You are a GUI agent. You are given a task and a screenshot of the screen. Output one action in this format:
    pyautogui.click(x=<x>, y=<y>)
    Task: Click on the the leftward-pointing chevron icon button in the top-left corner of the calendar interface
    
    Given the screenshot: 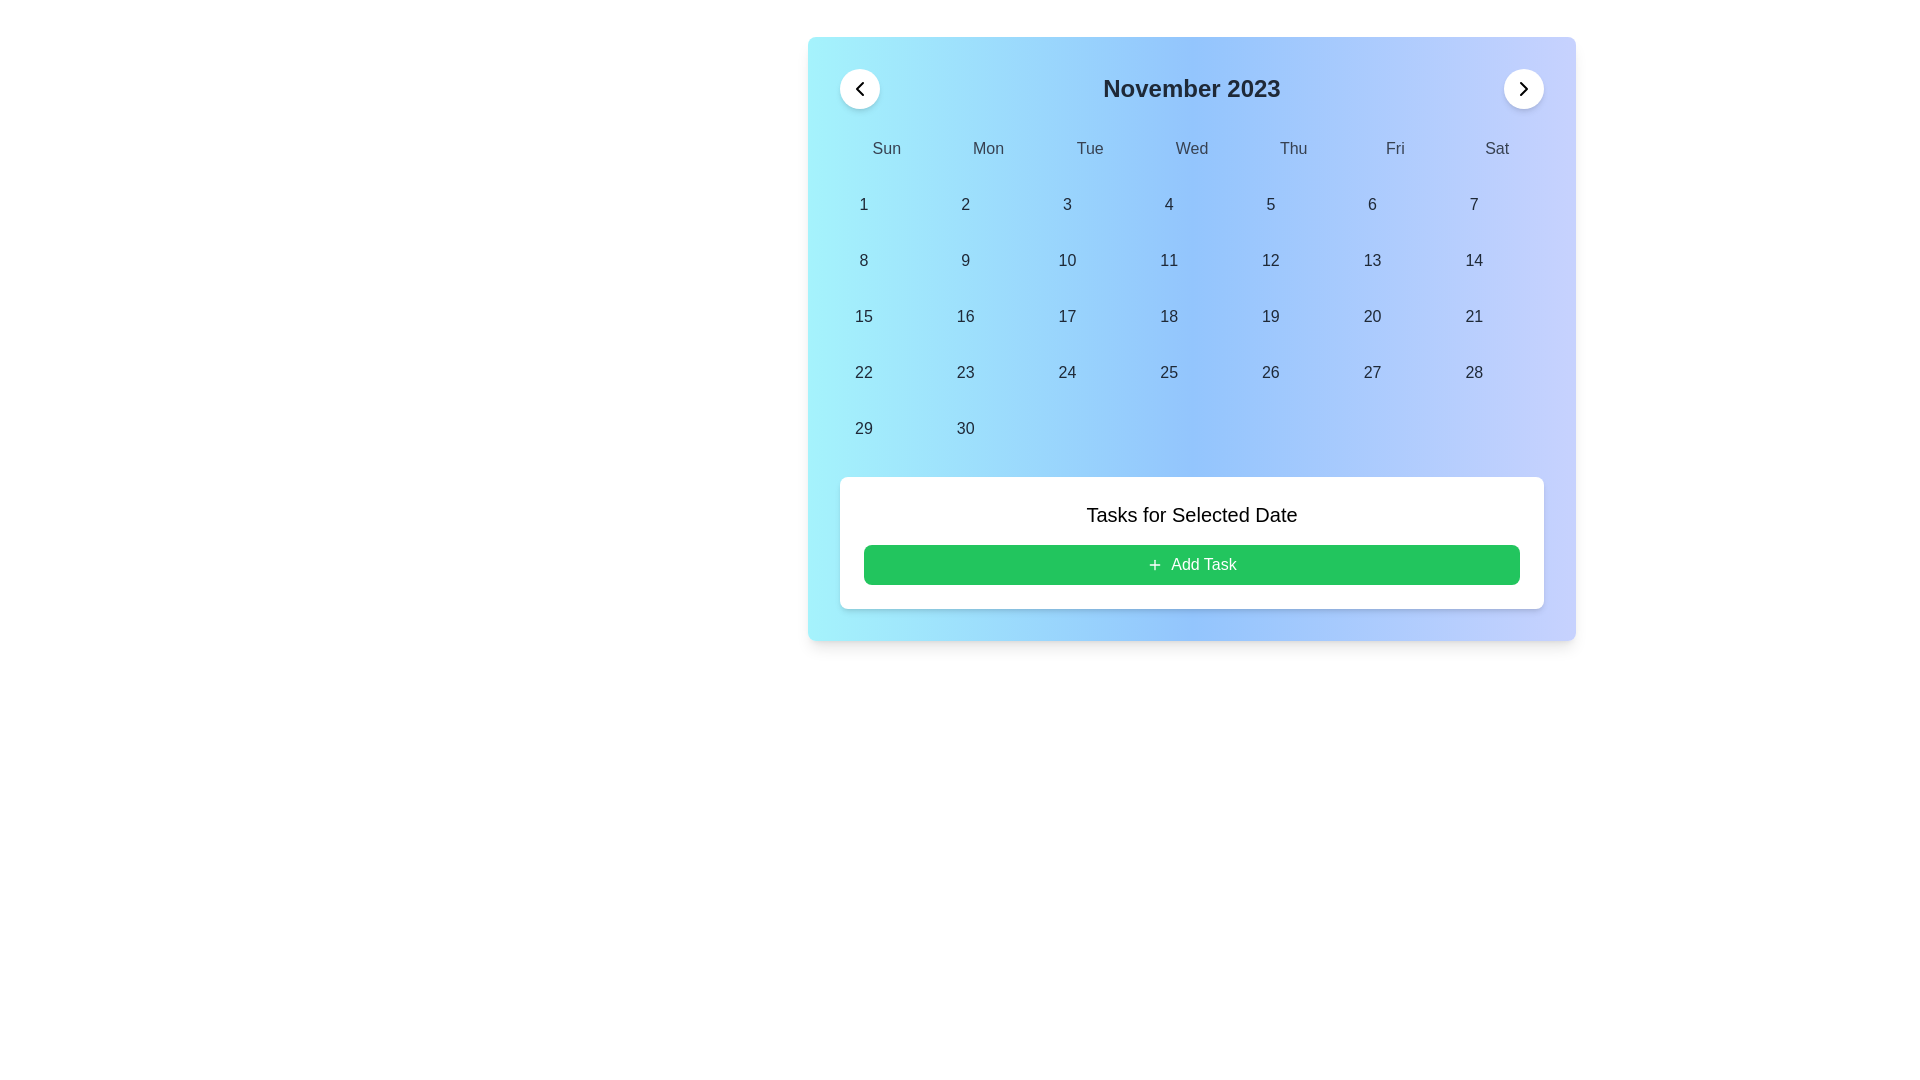 What is the action you would take?
    pyautogui.click(x=859, y=87)
    